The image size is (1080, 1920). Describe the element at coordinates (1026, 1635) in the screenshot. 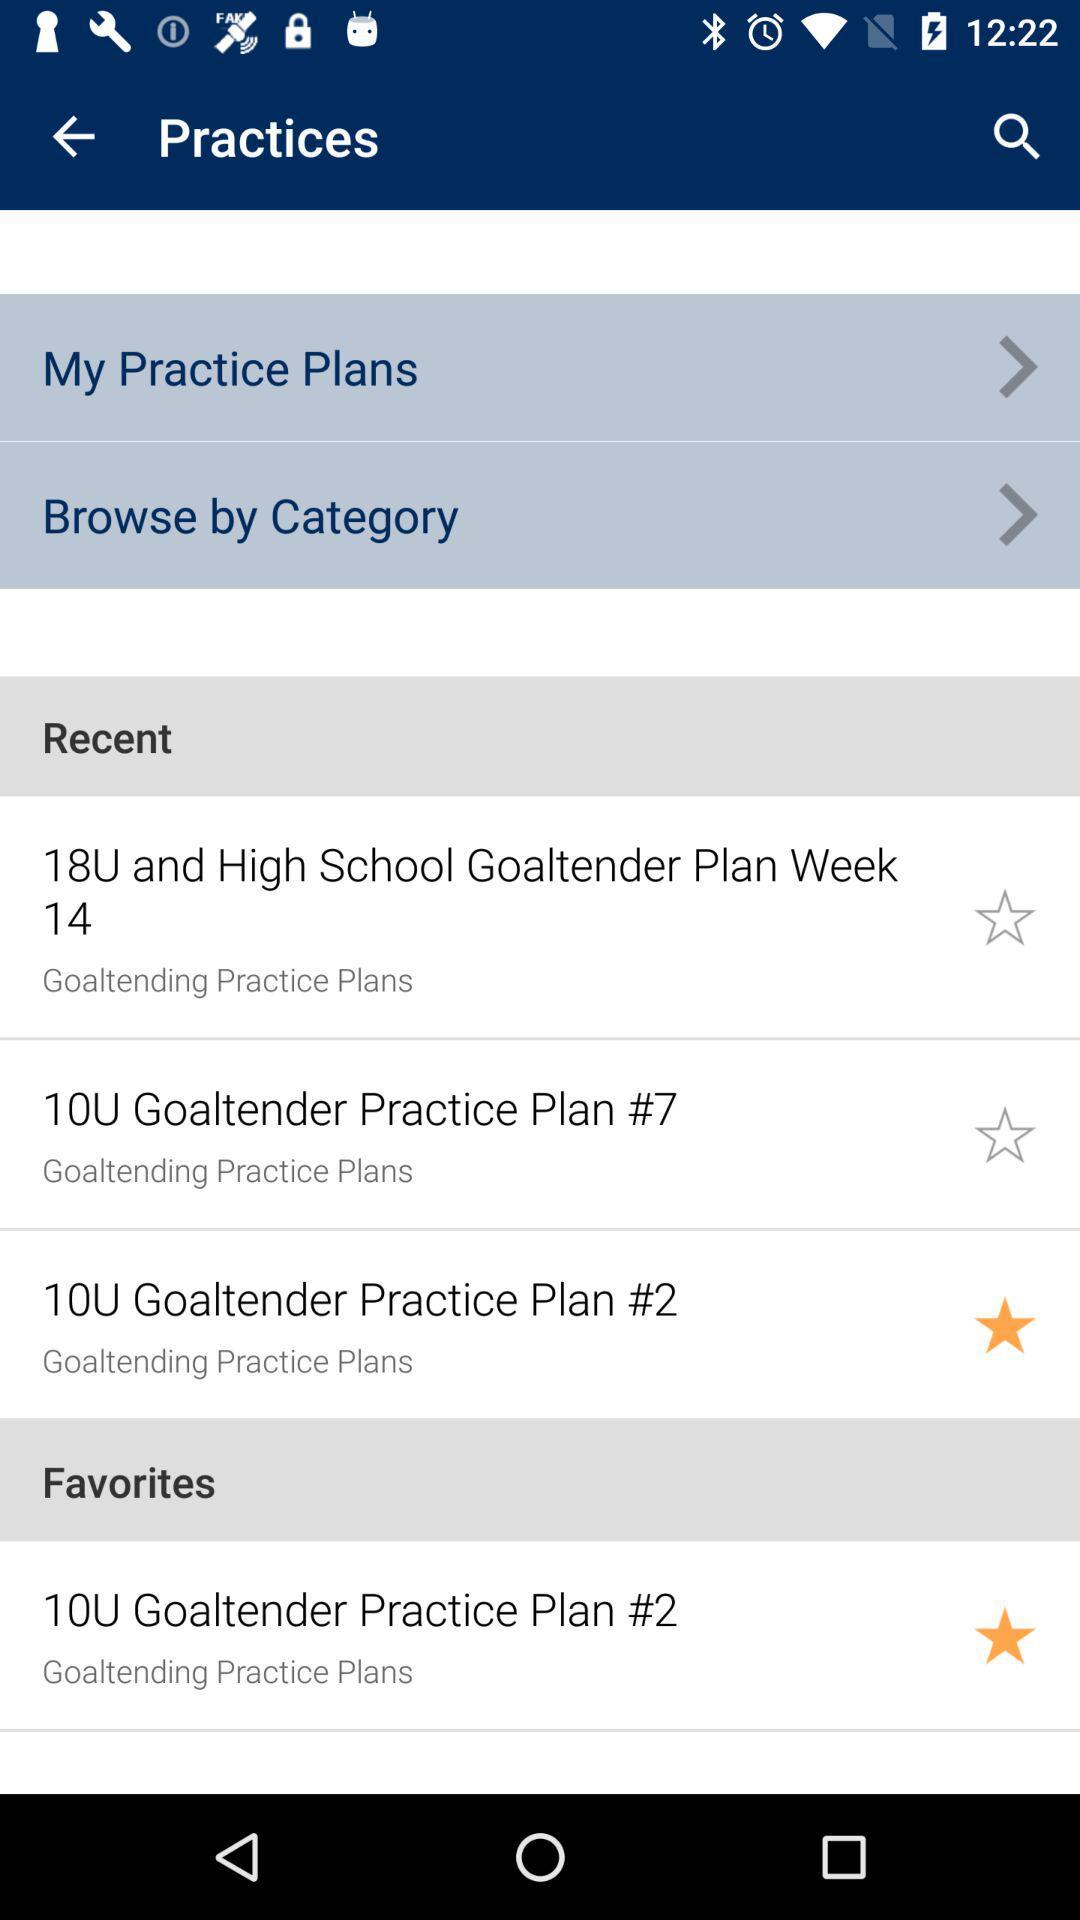

I see `remove favorite` at that location.